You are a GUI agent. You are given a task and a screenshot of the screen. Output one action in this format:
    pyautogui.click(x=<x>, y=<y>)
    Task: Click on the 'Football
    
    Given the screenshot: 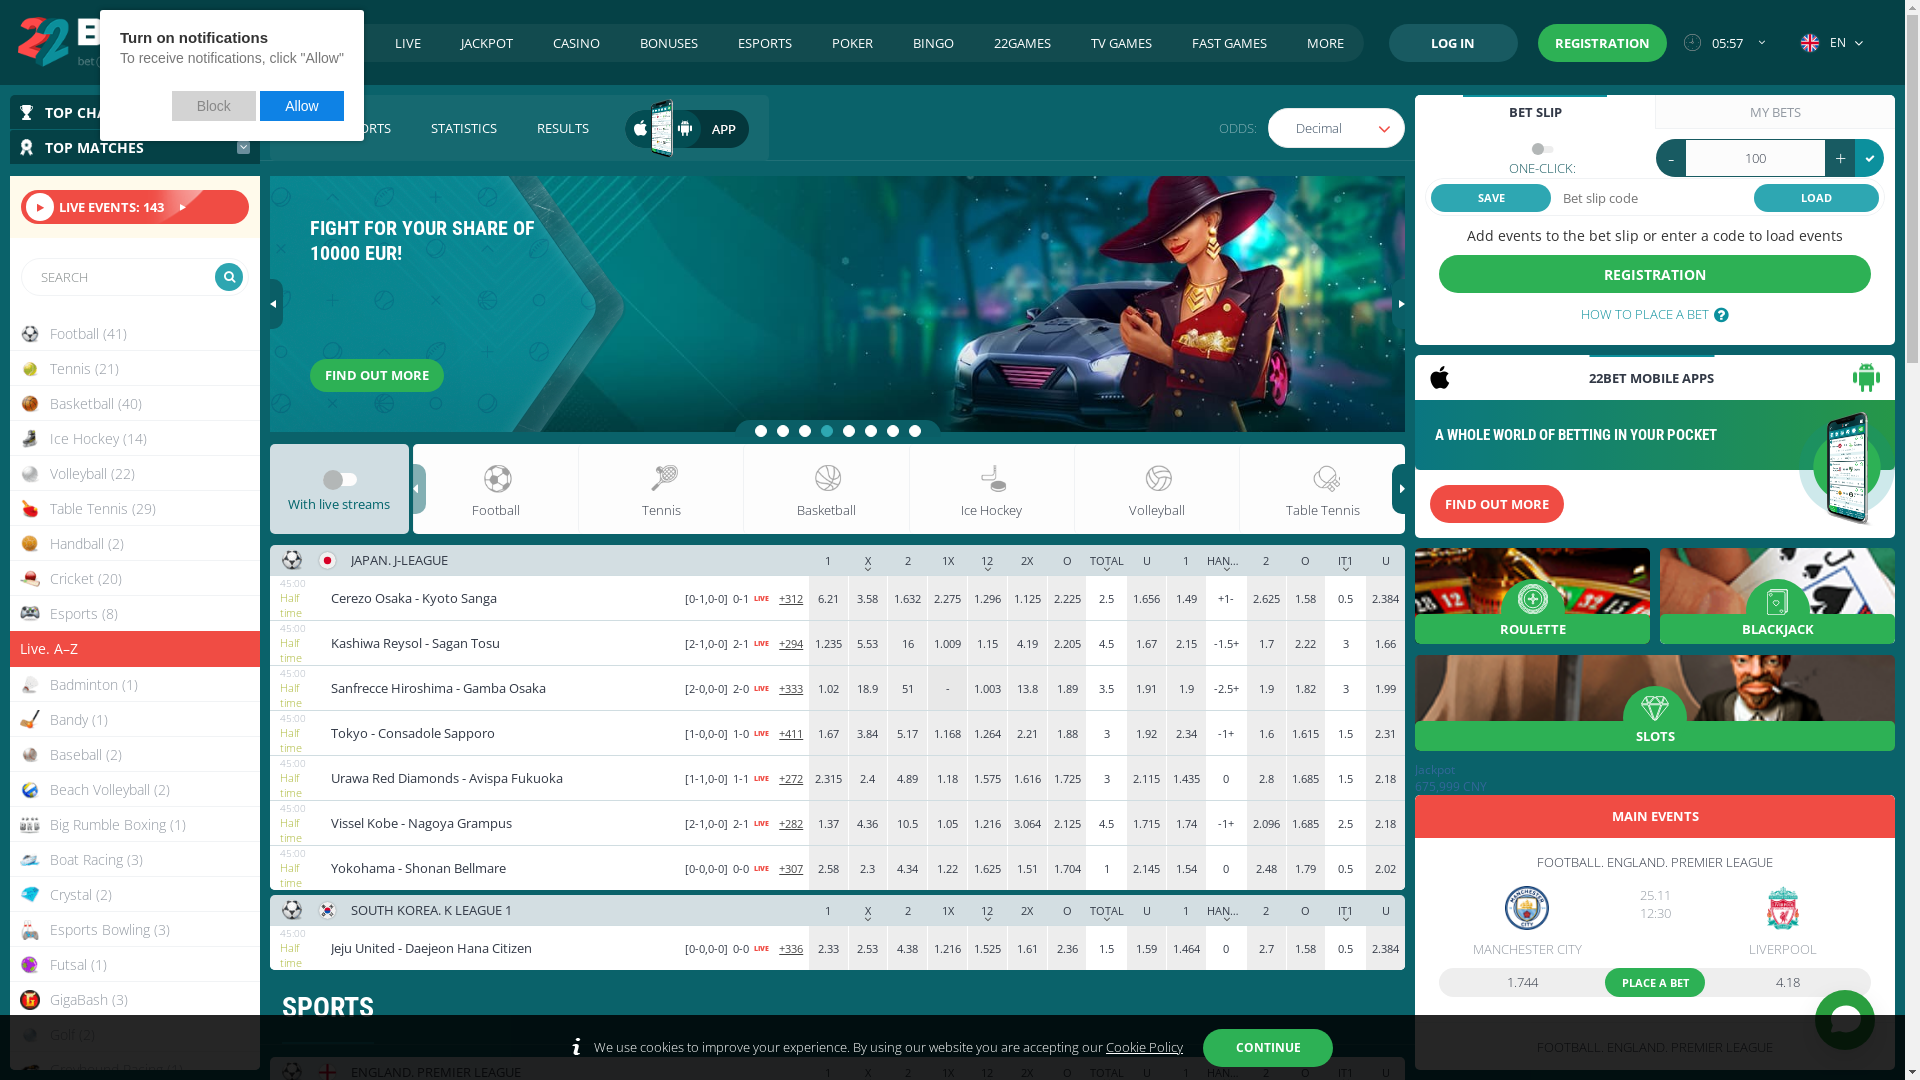 What is the action you would take?
    pyautogui.click(x=133, y=332)
    